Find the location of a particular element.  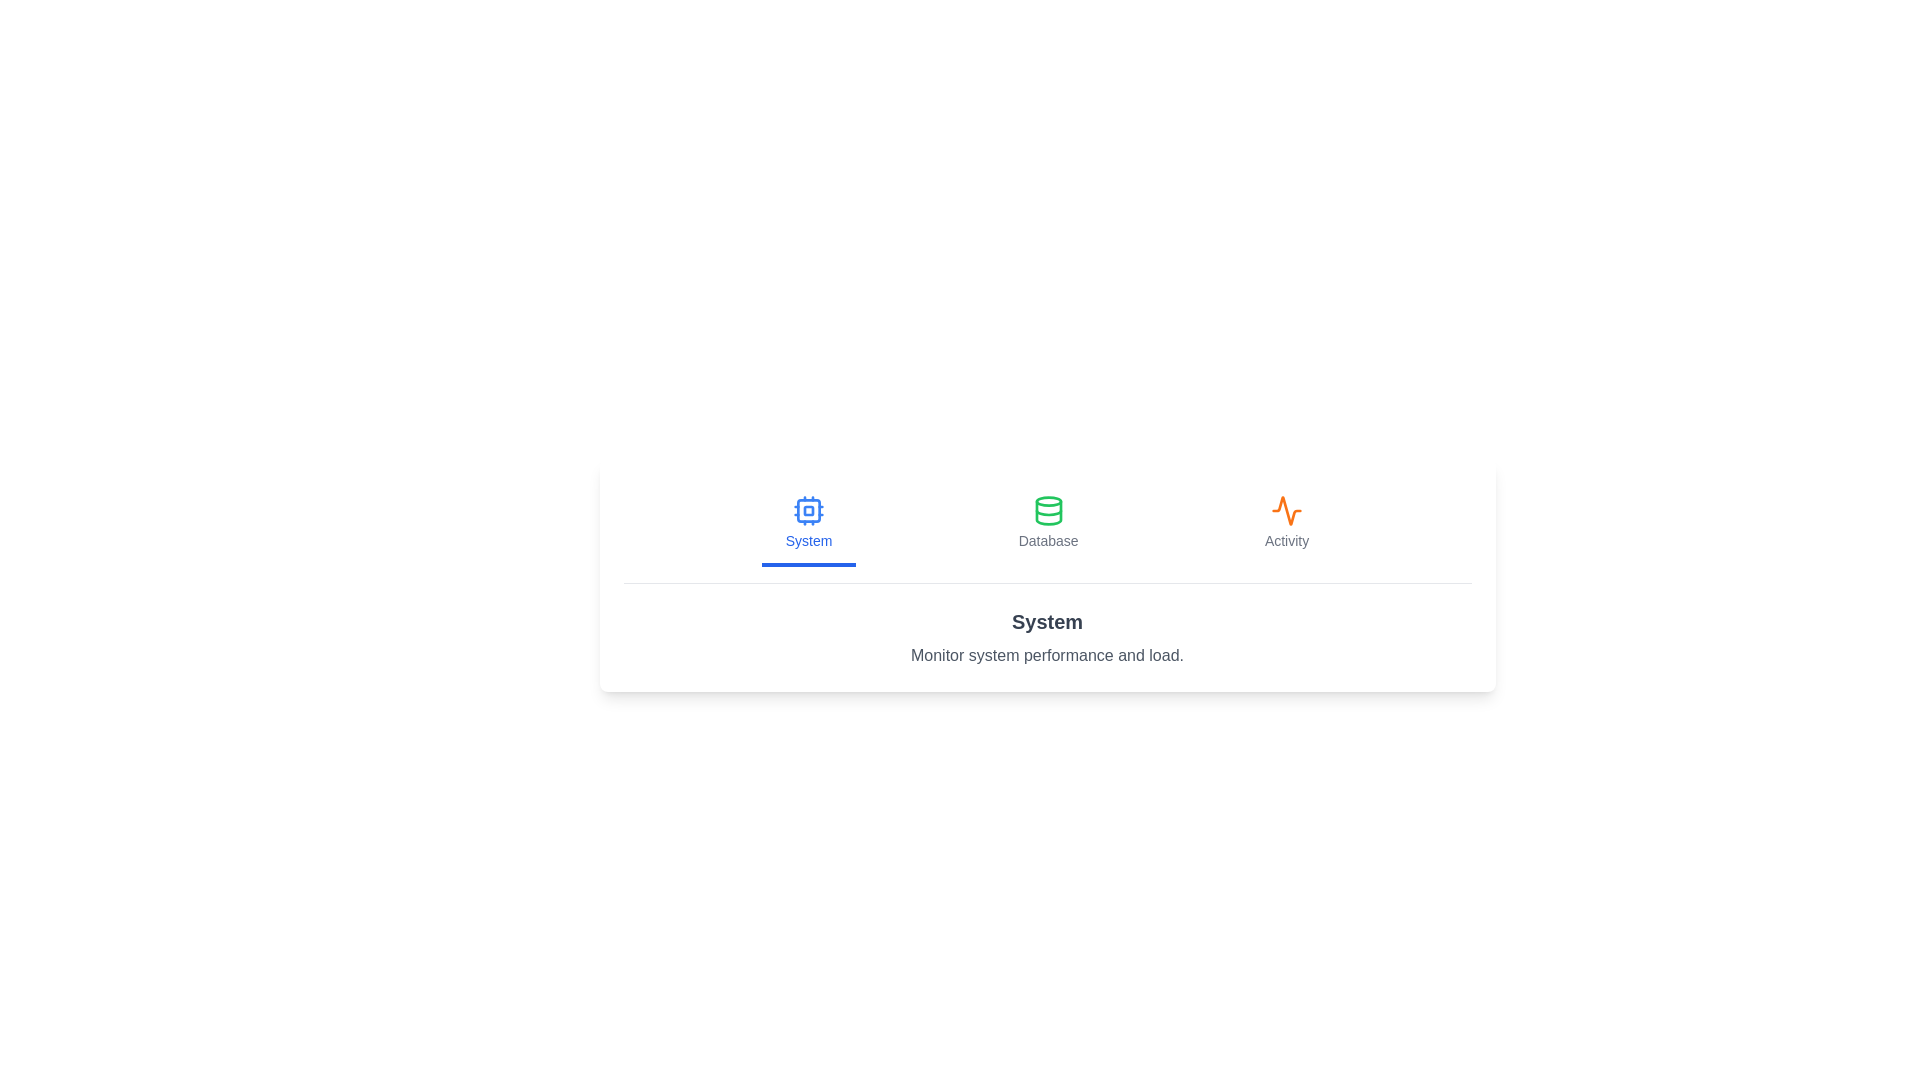

the Database tab by clicking its button is located at coordinates (1047, 523).